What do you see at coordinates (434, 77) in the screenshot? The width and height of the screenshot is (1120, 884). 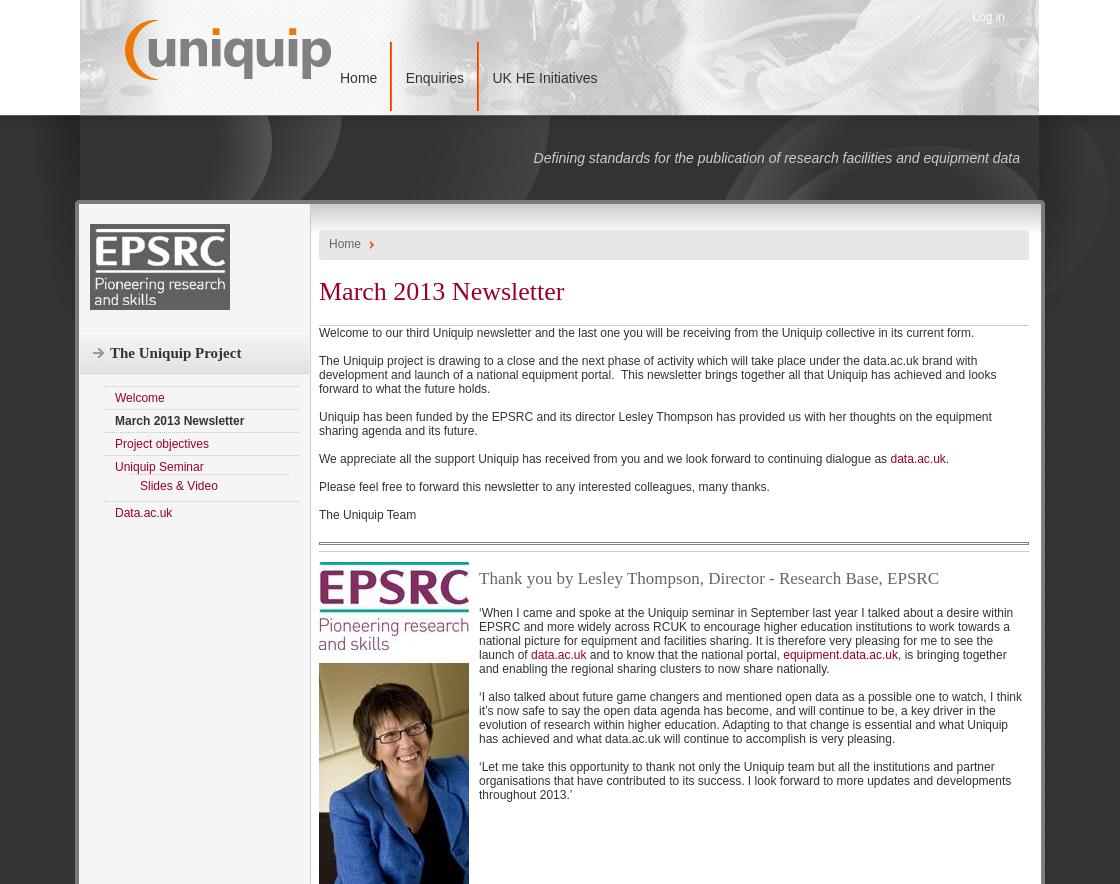 I see `'Enquiries'` at bounding box center [434, 77].